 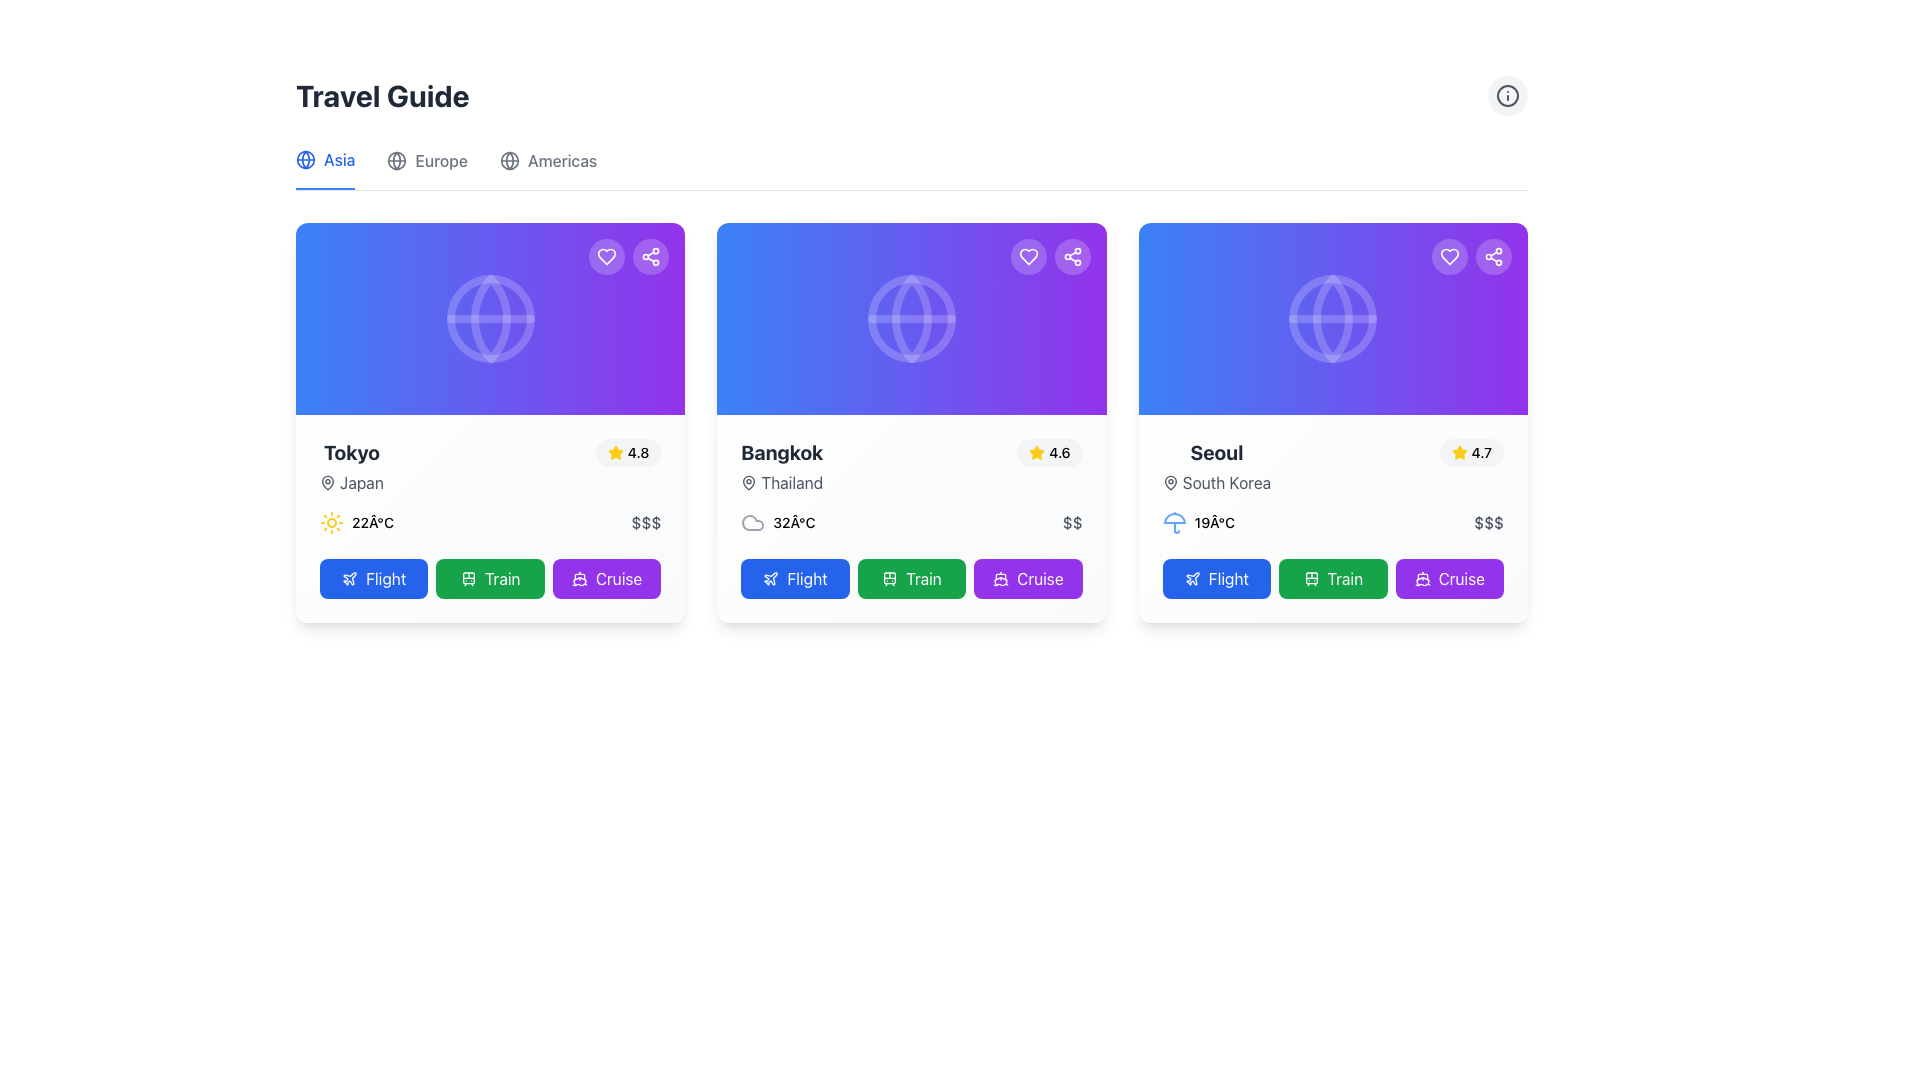 I want to click on the 'Train' button located at the bottom of the card displaying details about 'Tokyo, Japan', so click(x=490, y=578).